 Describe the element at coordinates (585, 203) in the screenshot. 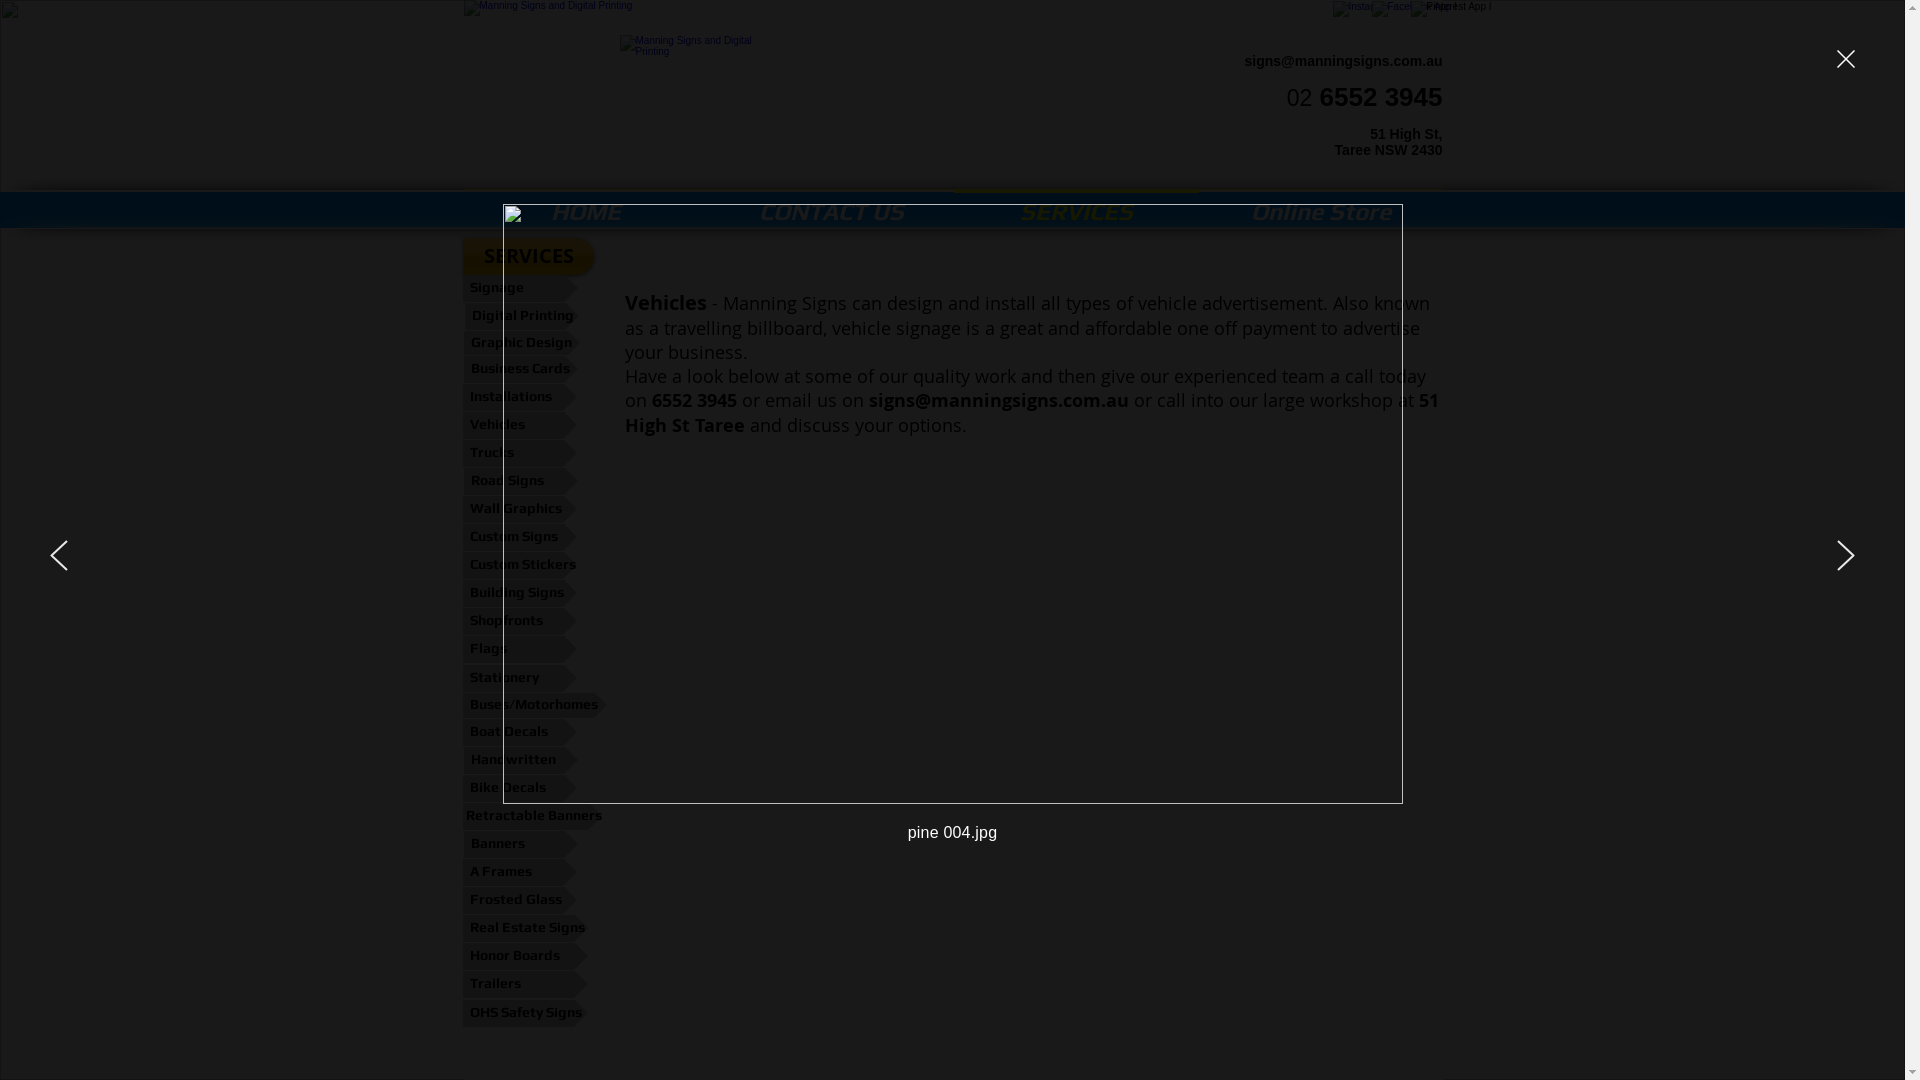

I see `'HOME'` at that location.